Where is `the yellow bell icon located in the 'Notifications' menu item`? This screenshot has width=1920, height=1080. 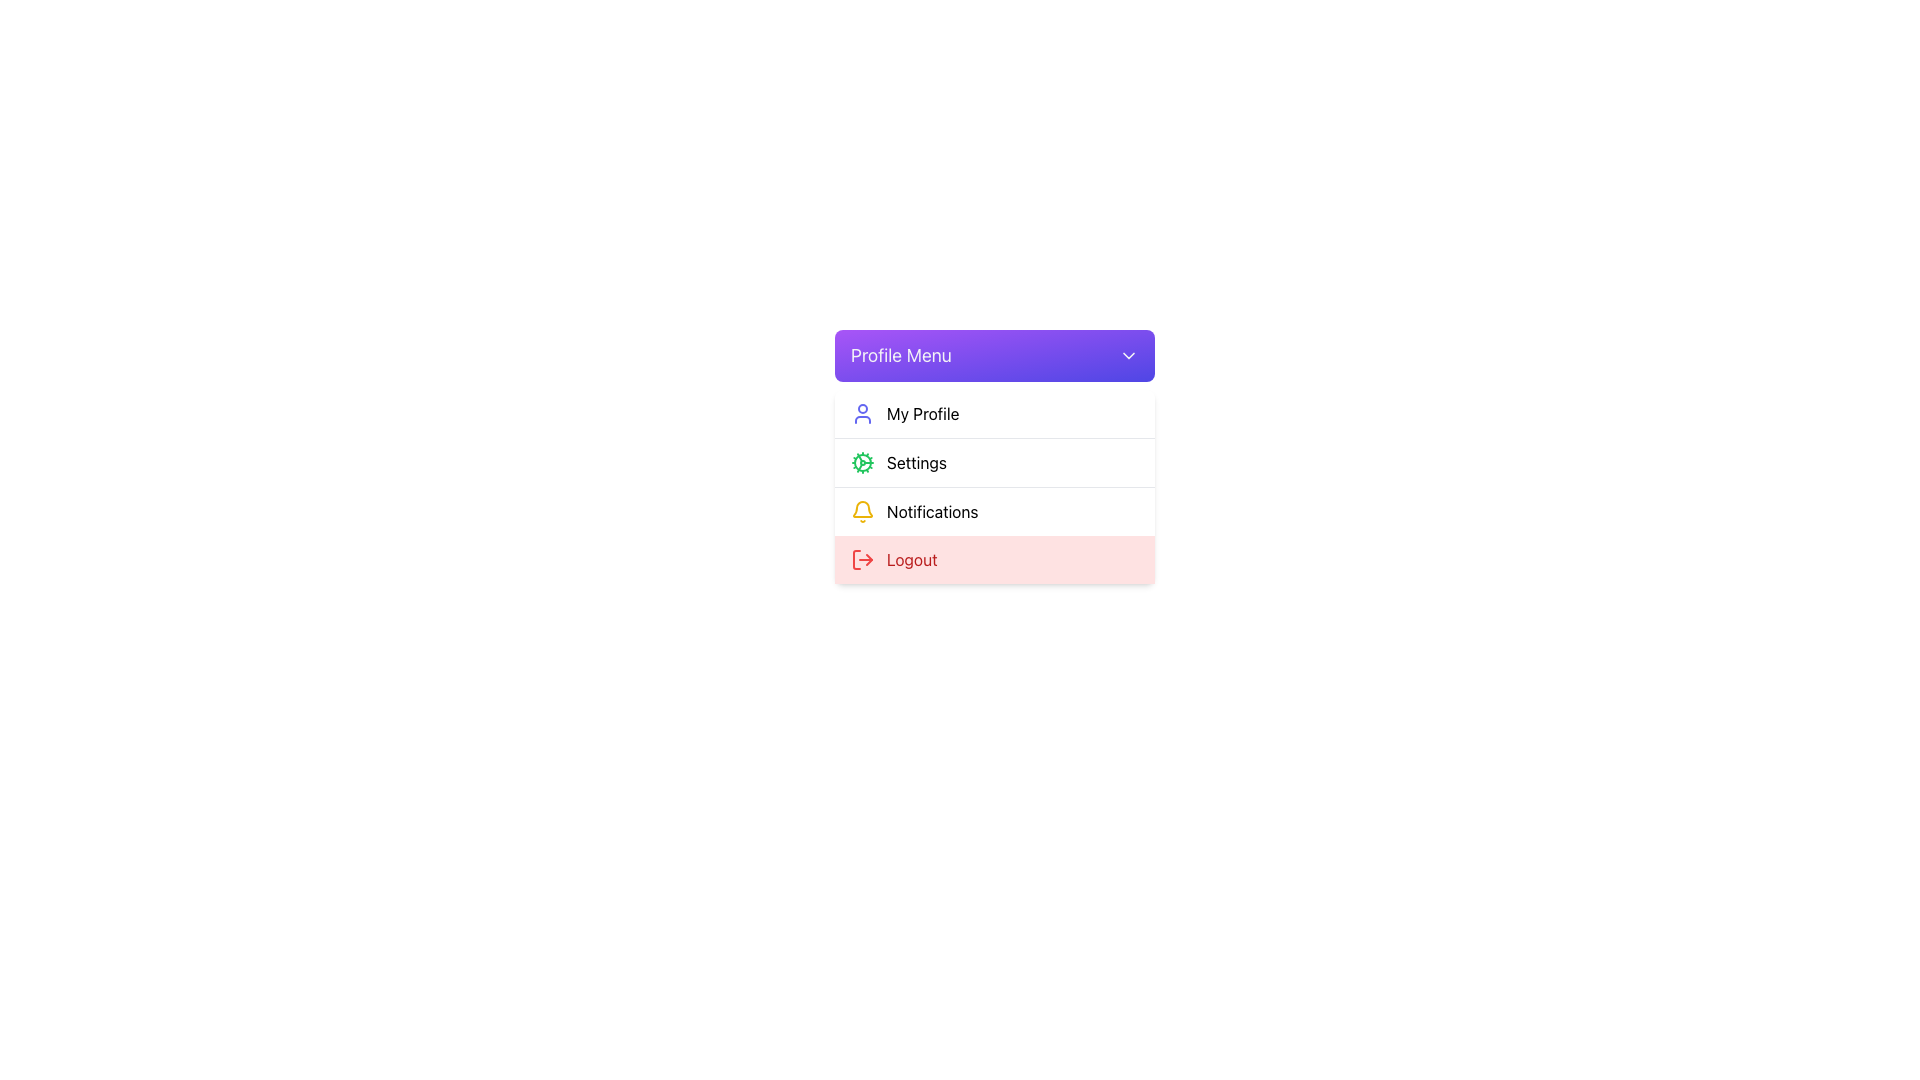
the yellow bell icon located in the 'Notifications' menu item is located at coordinates (863, 511).